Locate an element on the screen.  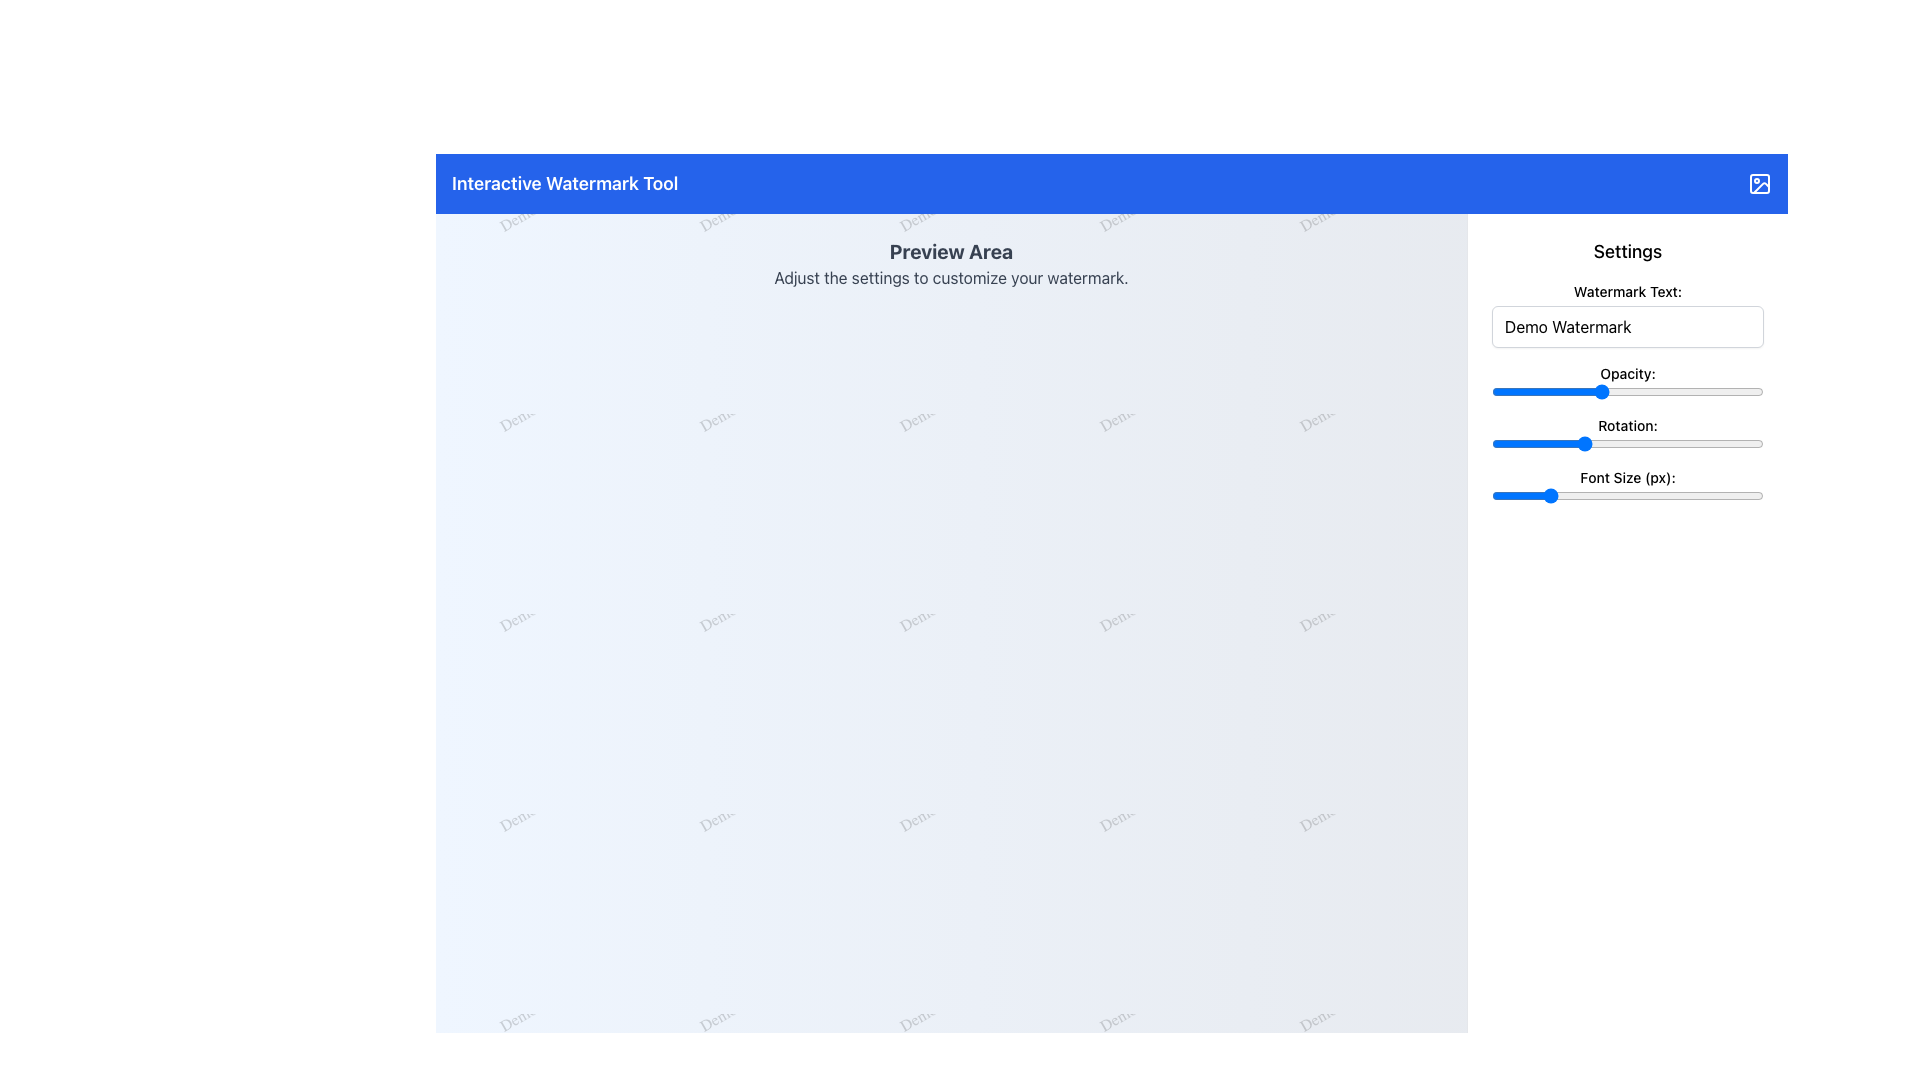
the 'Settings' header text, which is displayed in a larger, bold, and dark font located at the top right of the sidebar is located at coordinates (1627, 250).